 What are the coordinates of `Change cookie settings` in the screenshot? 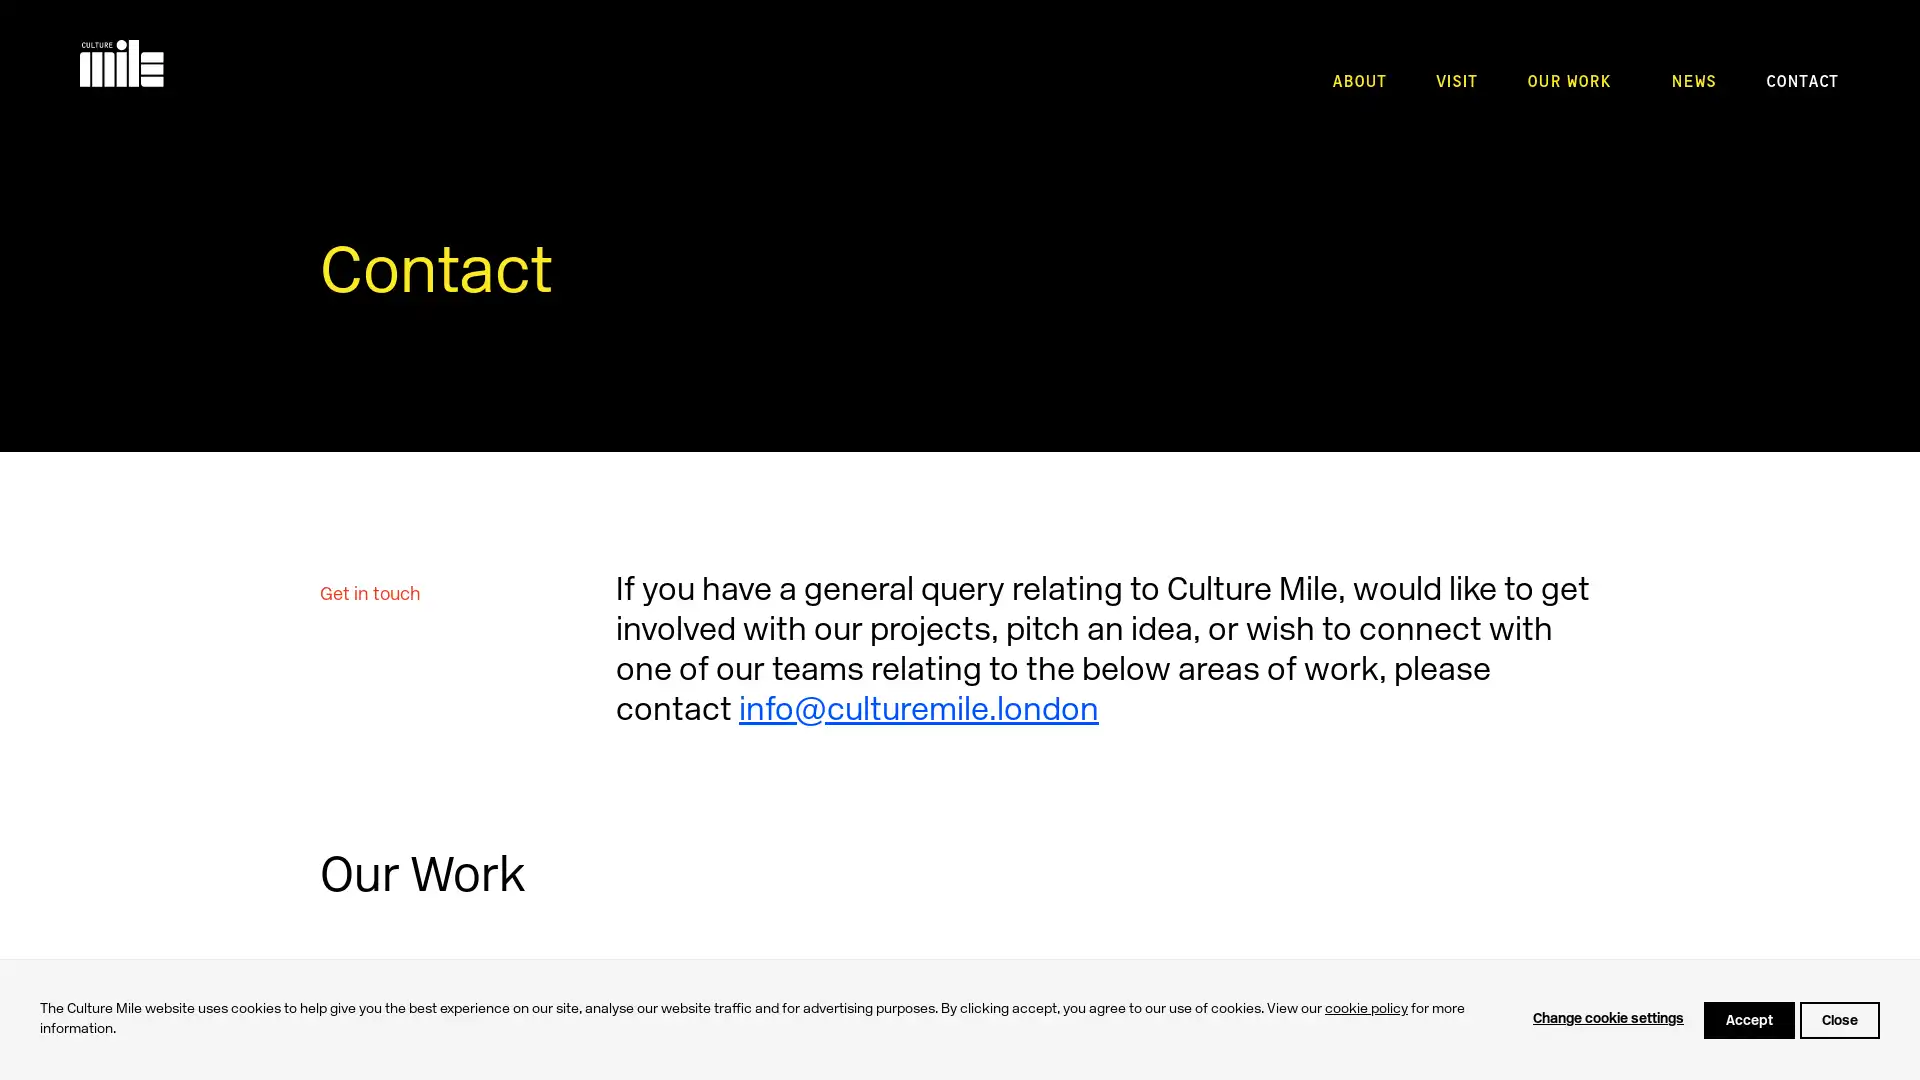 It's located at (1608, 1019).